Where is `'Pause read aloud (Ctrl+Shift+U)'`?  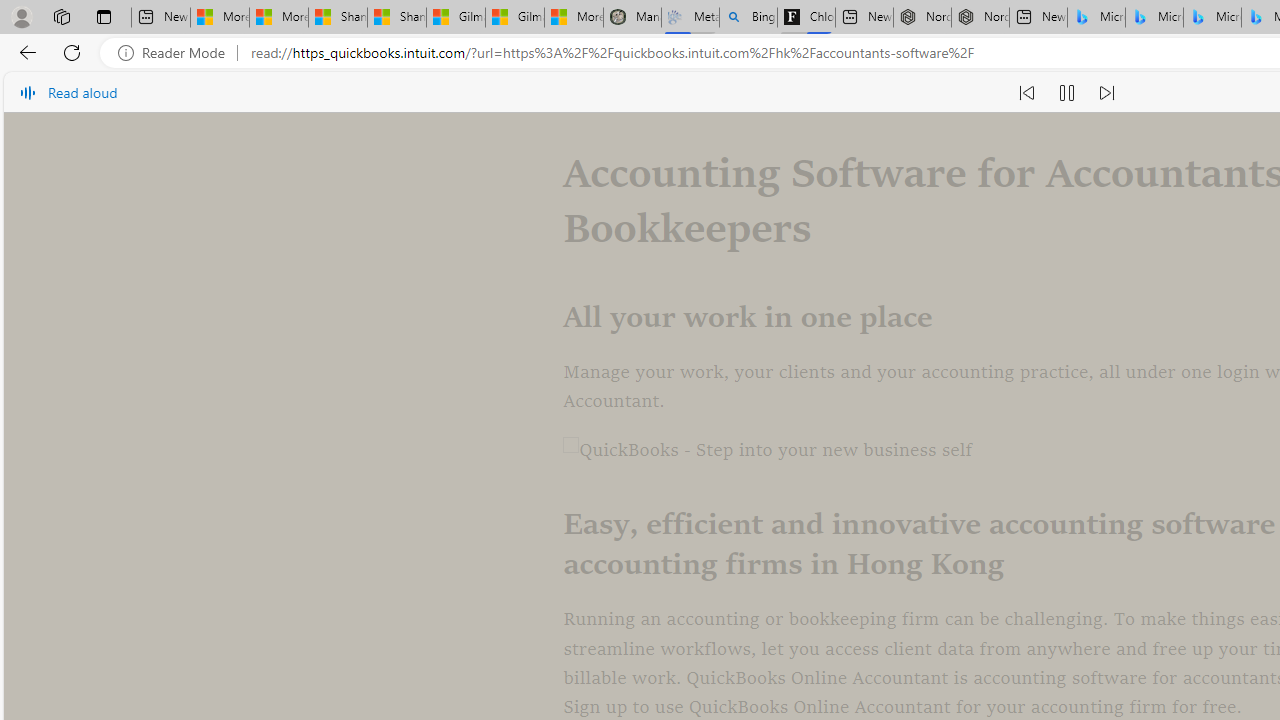
'Pause read aloud (Ctrl+Shift+U)' is located at coordinates (1065, 92).